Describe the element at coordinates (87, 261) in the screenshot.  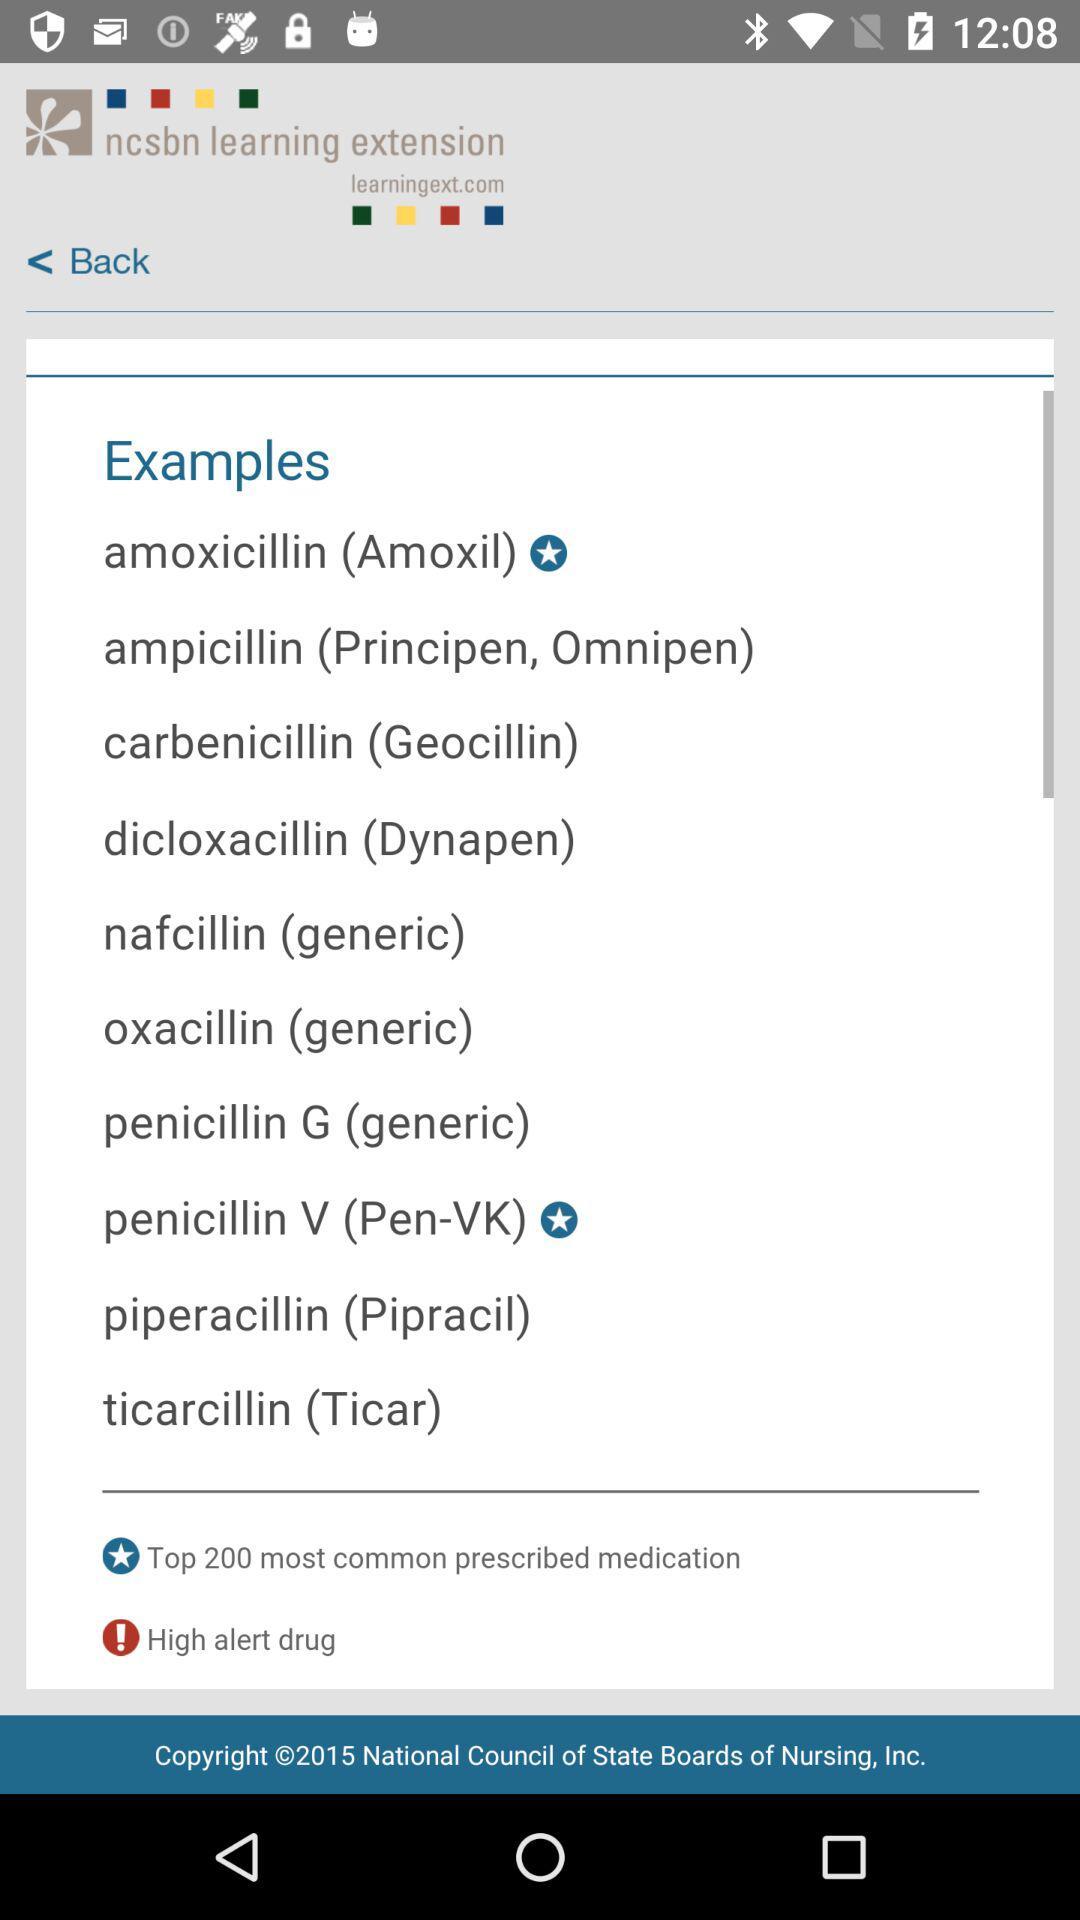
I see `go back` at that location.